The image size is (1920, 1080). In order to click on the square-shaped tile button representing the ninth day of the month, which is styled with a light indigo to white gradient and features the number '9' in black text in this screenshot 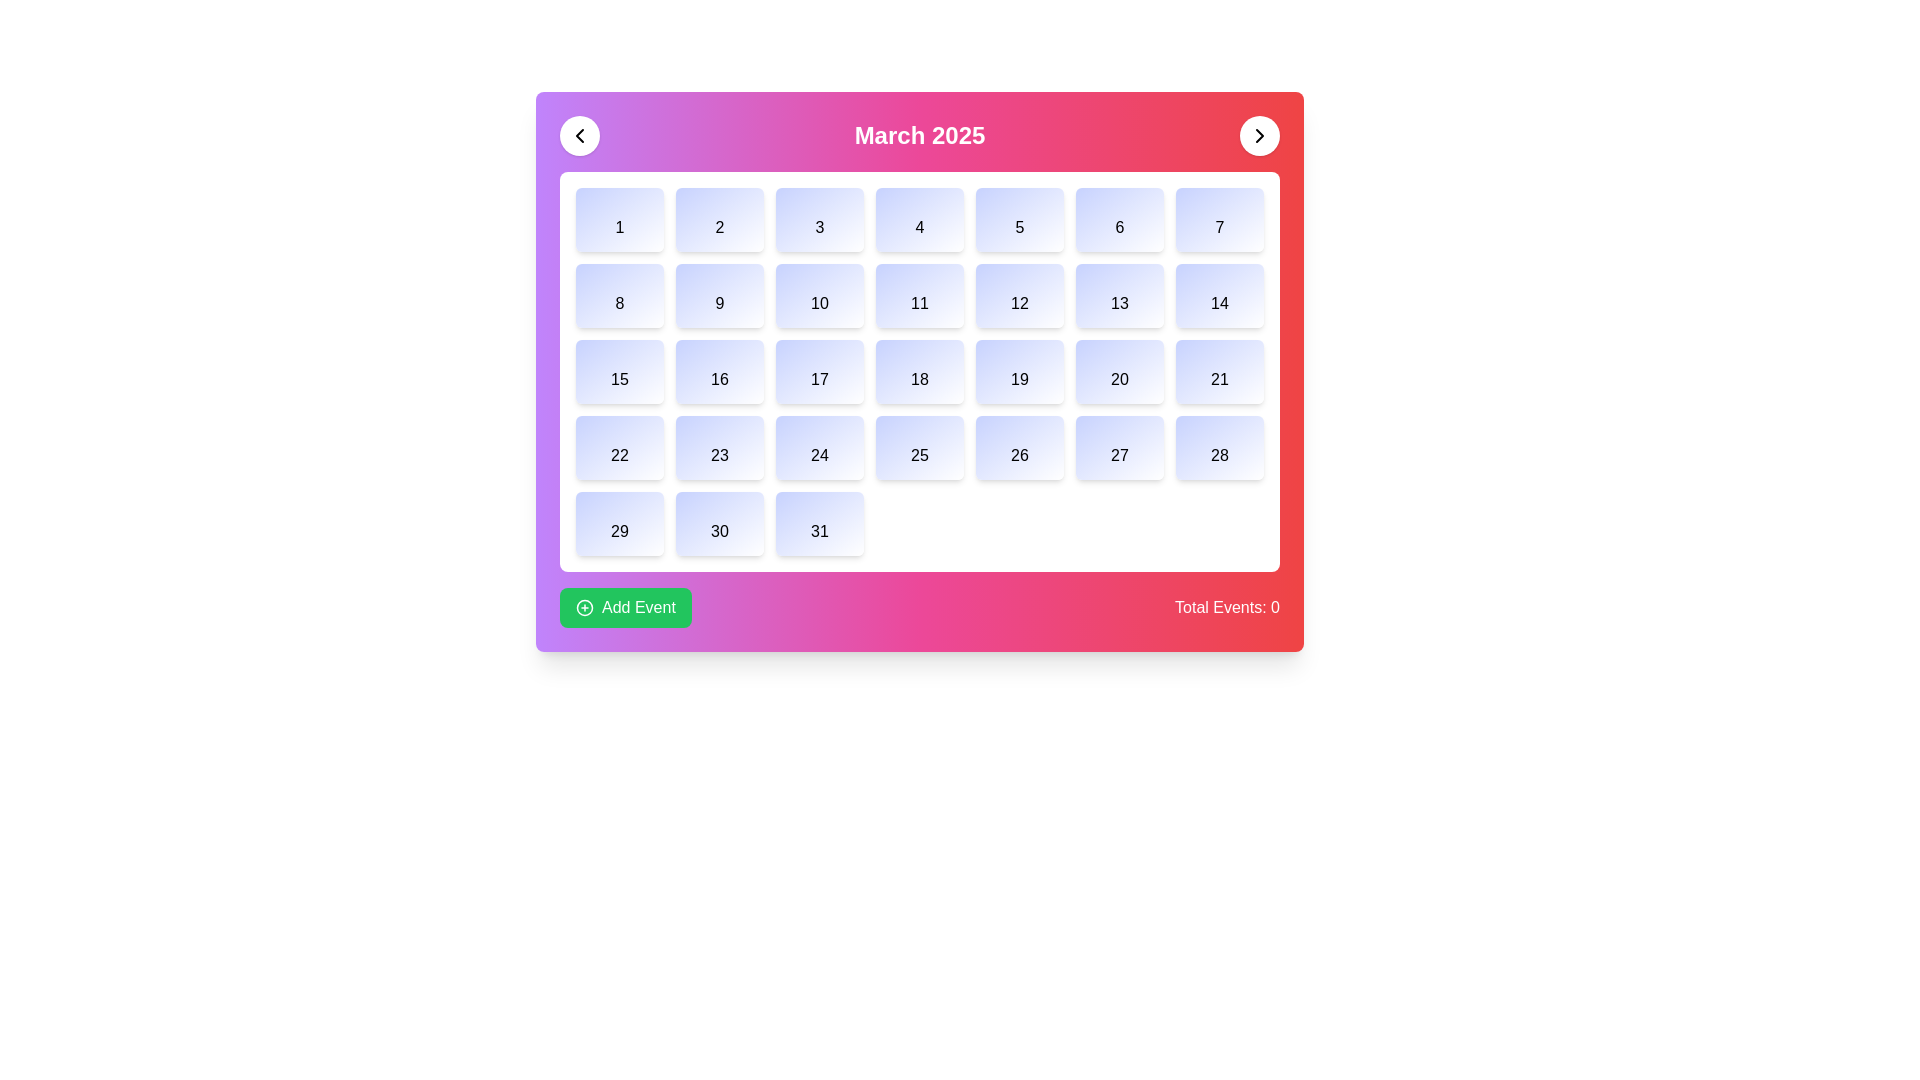, I will do `click(720, 296)`.